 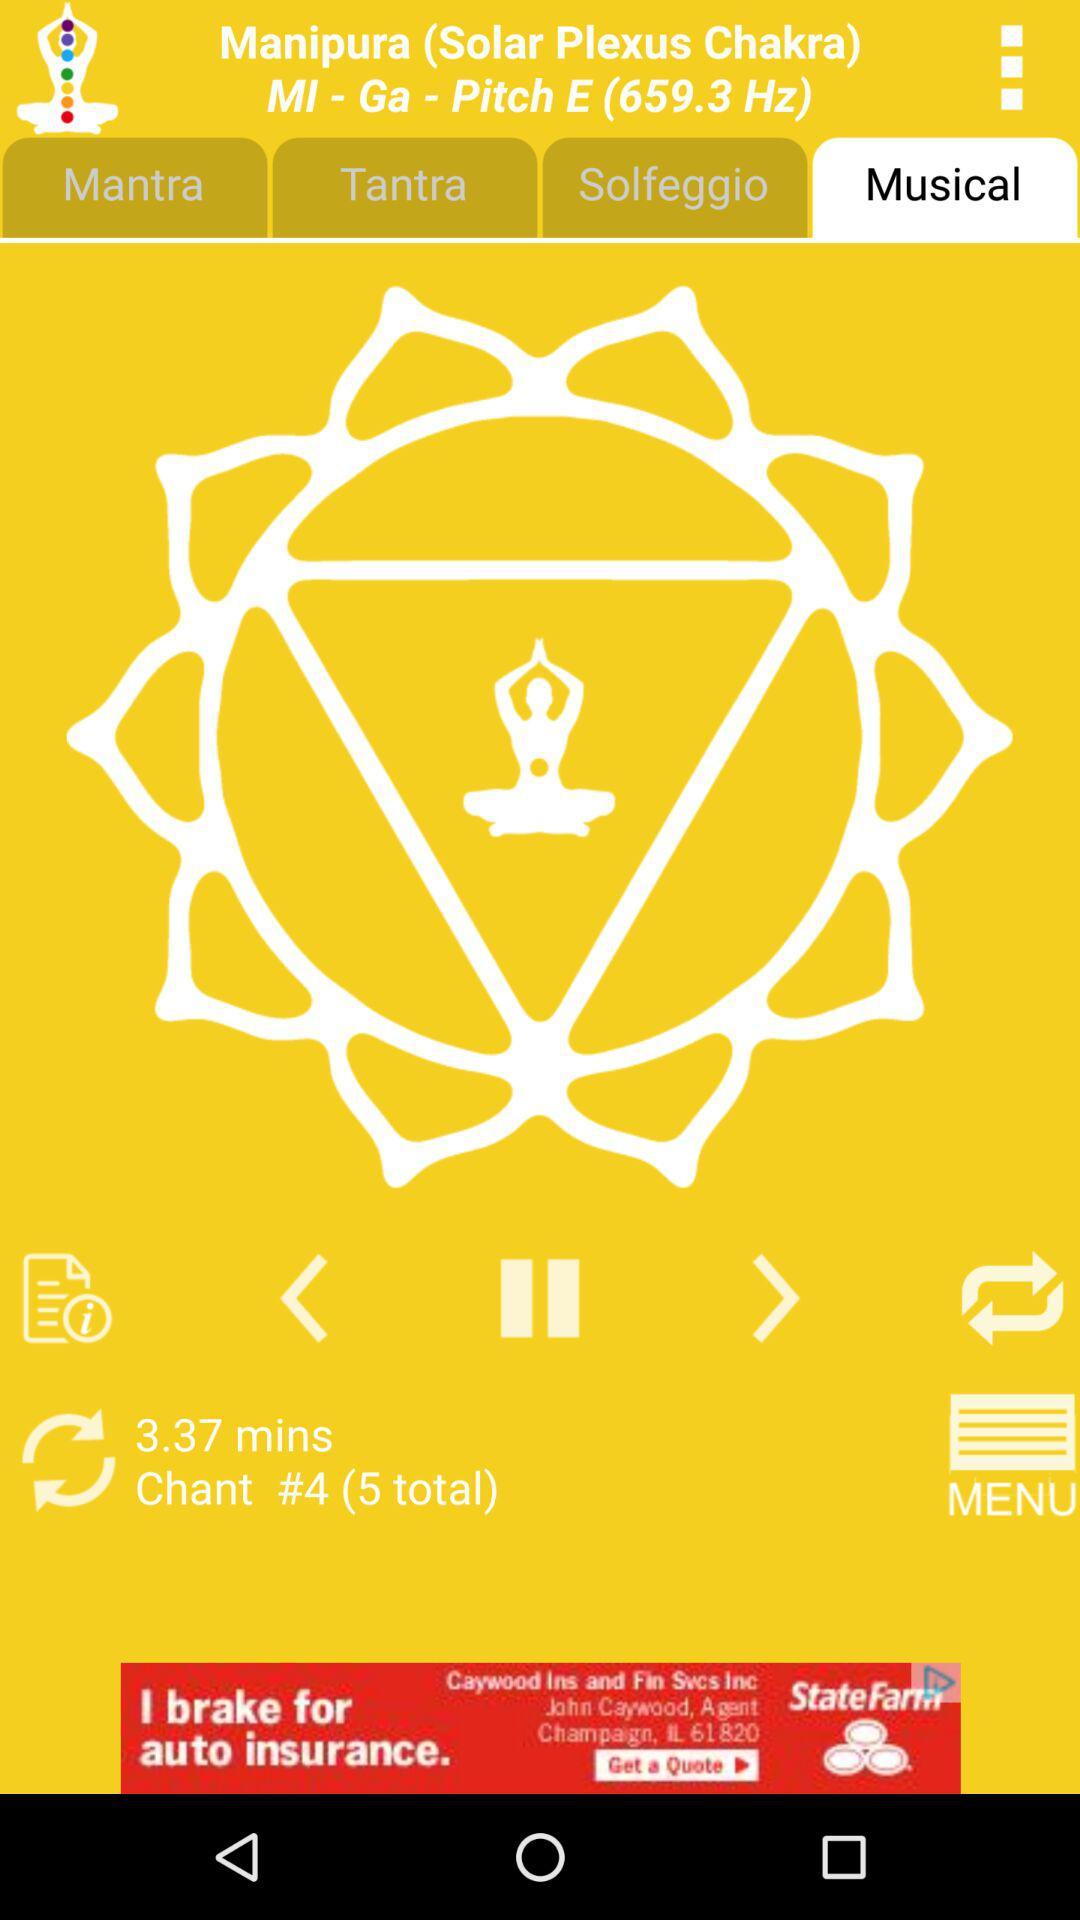 I want to click on repeat track, so click(x=1012, y=1298).